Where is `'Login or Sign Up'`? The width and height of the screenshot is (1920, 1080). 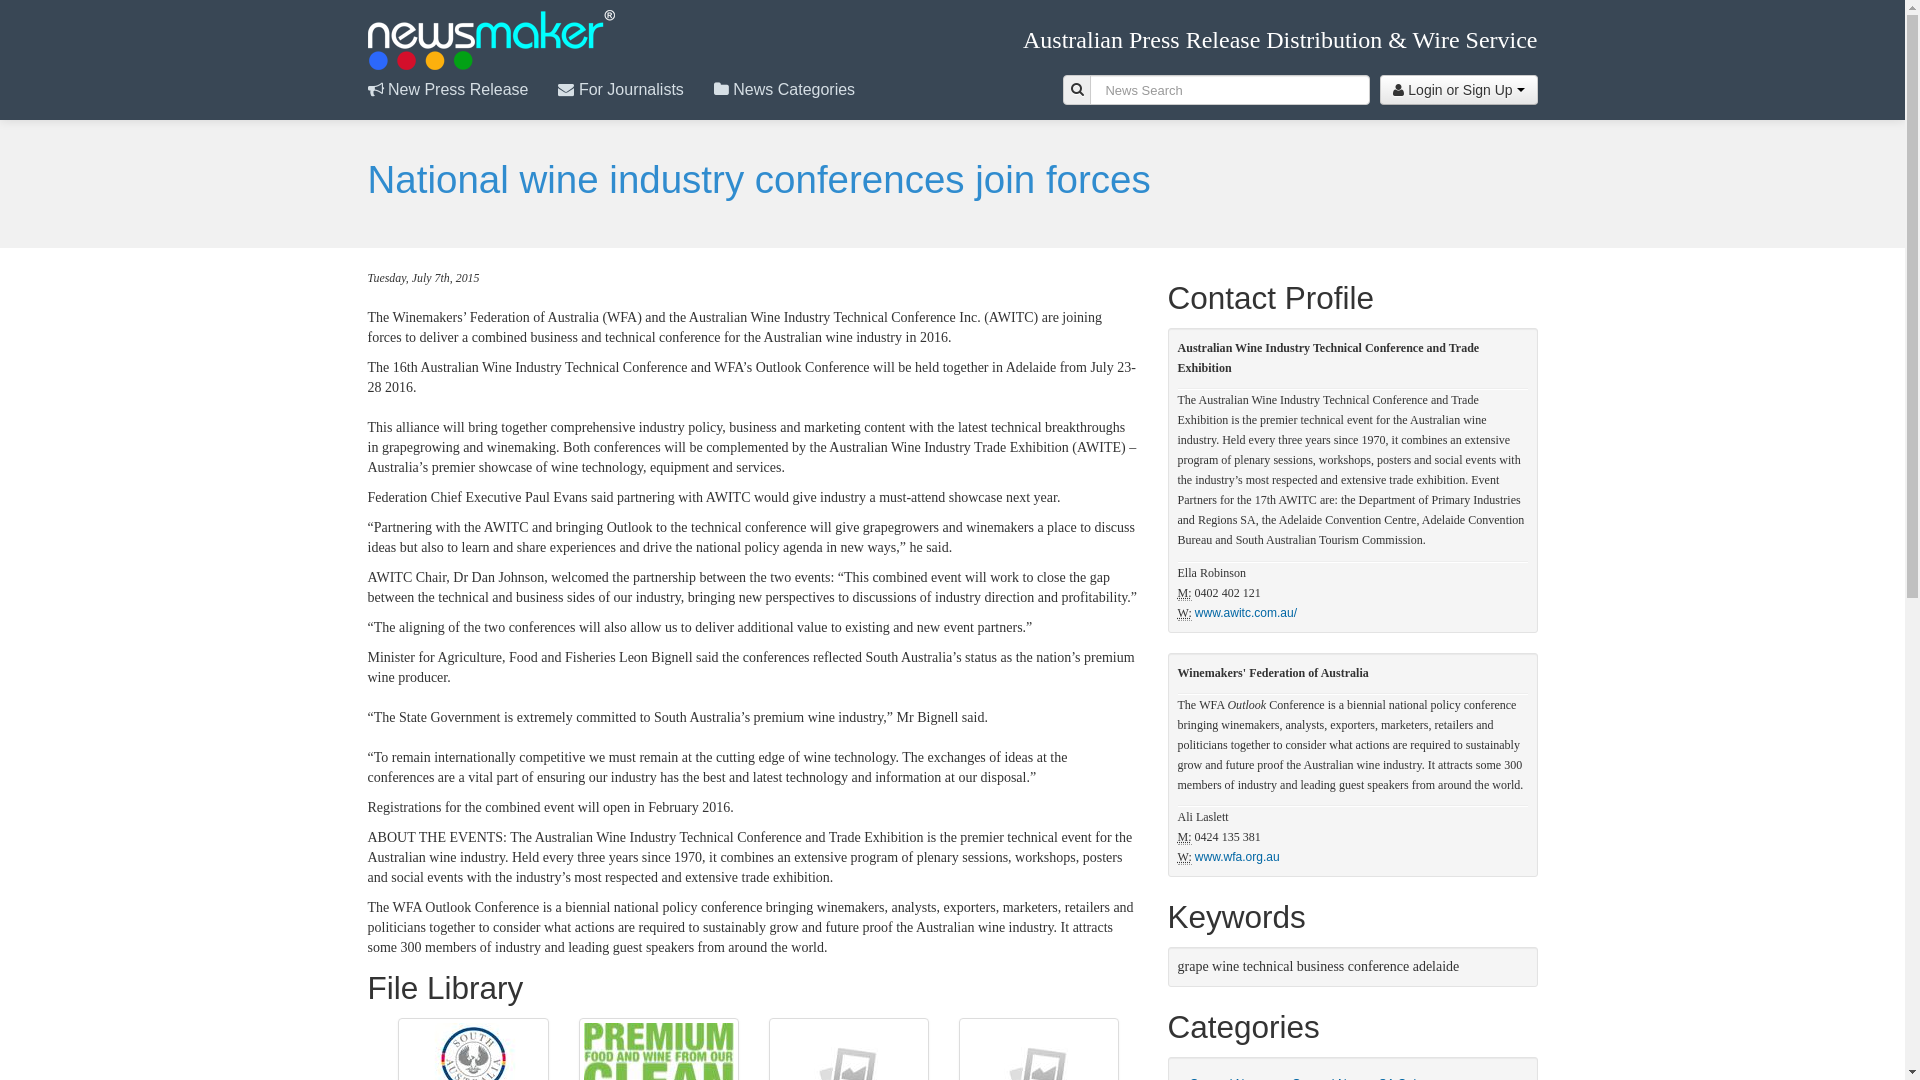 'Login or Sign Up' is located at coordinates (1458, 88).